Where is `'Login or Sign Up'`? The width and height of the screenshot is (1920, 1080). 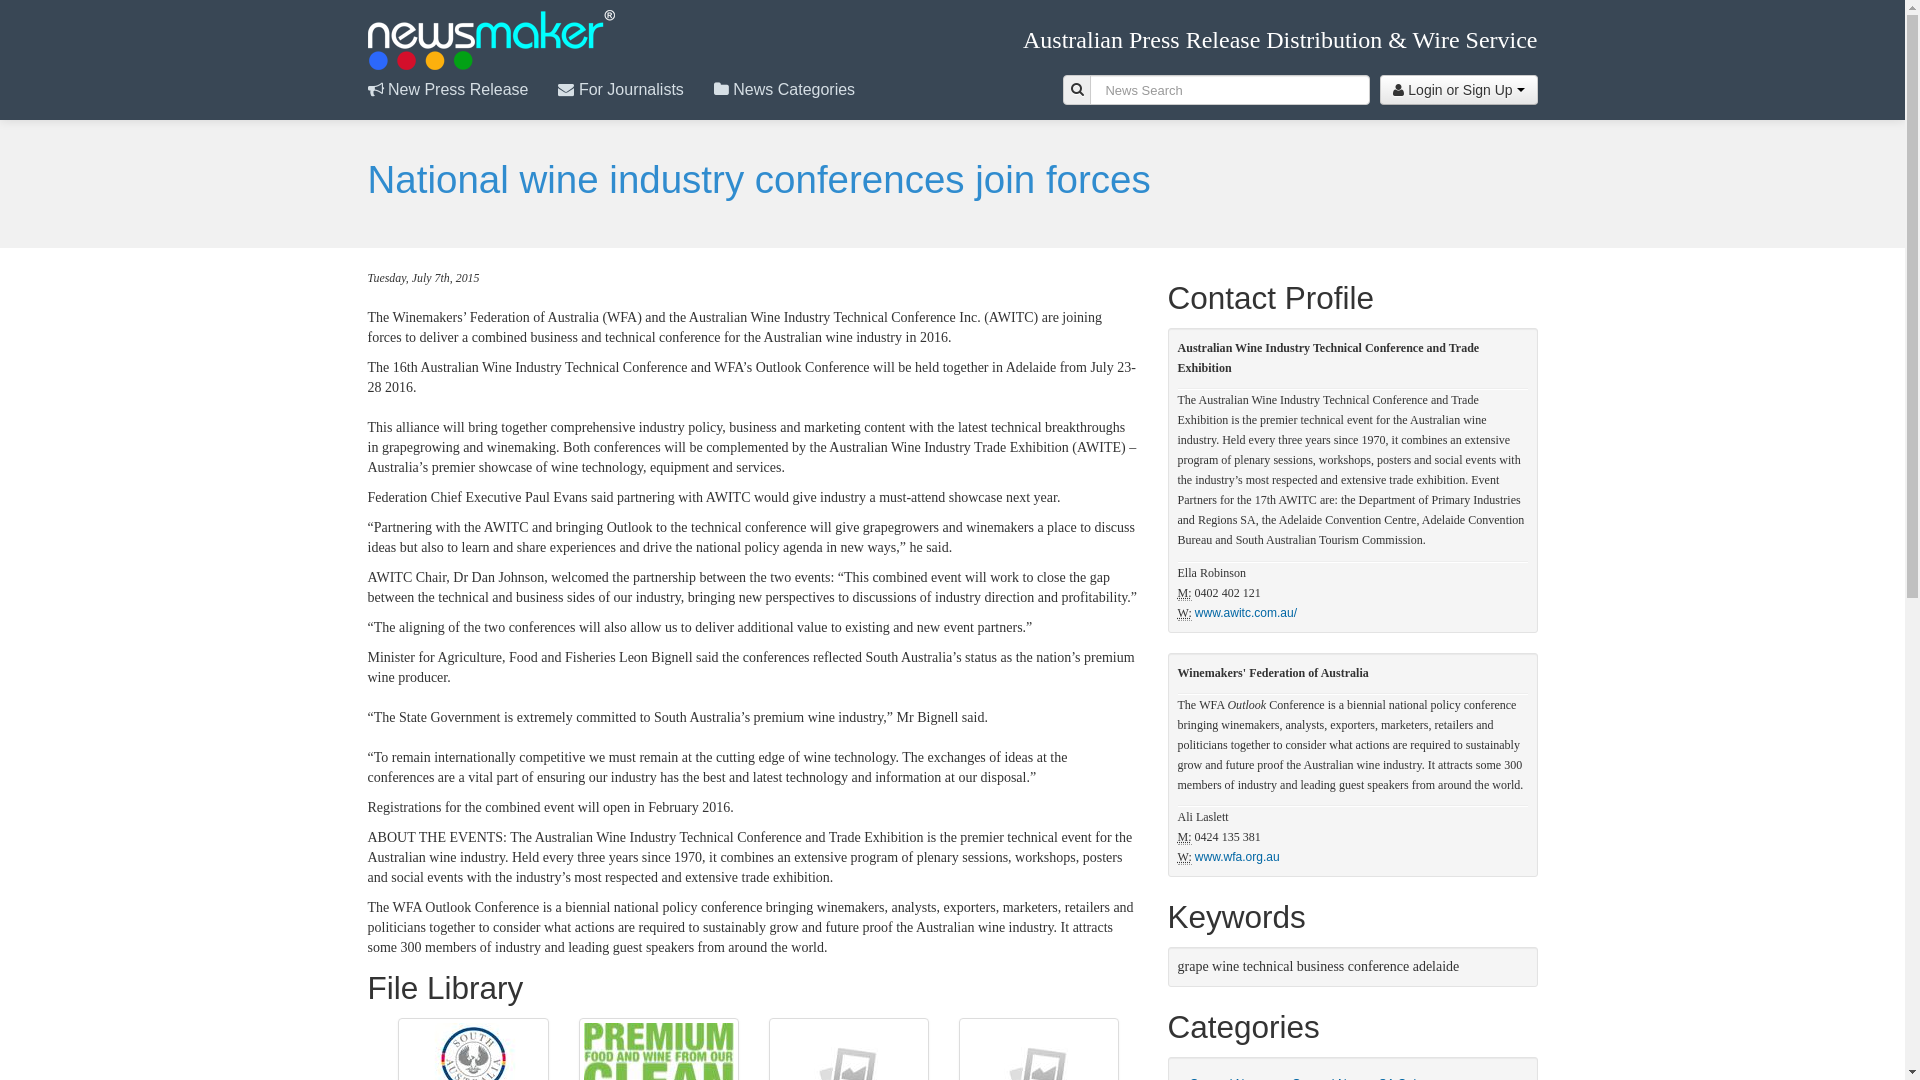 'Login or Sign Up' is located at coordinates (1458, 88).